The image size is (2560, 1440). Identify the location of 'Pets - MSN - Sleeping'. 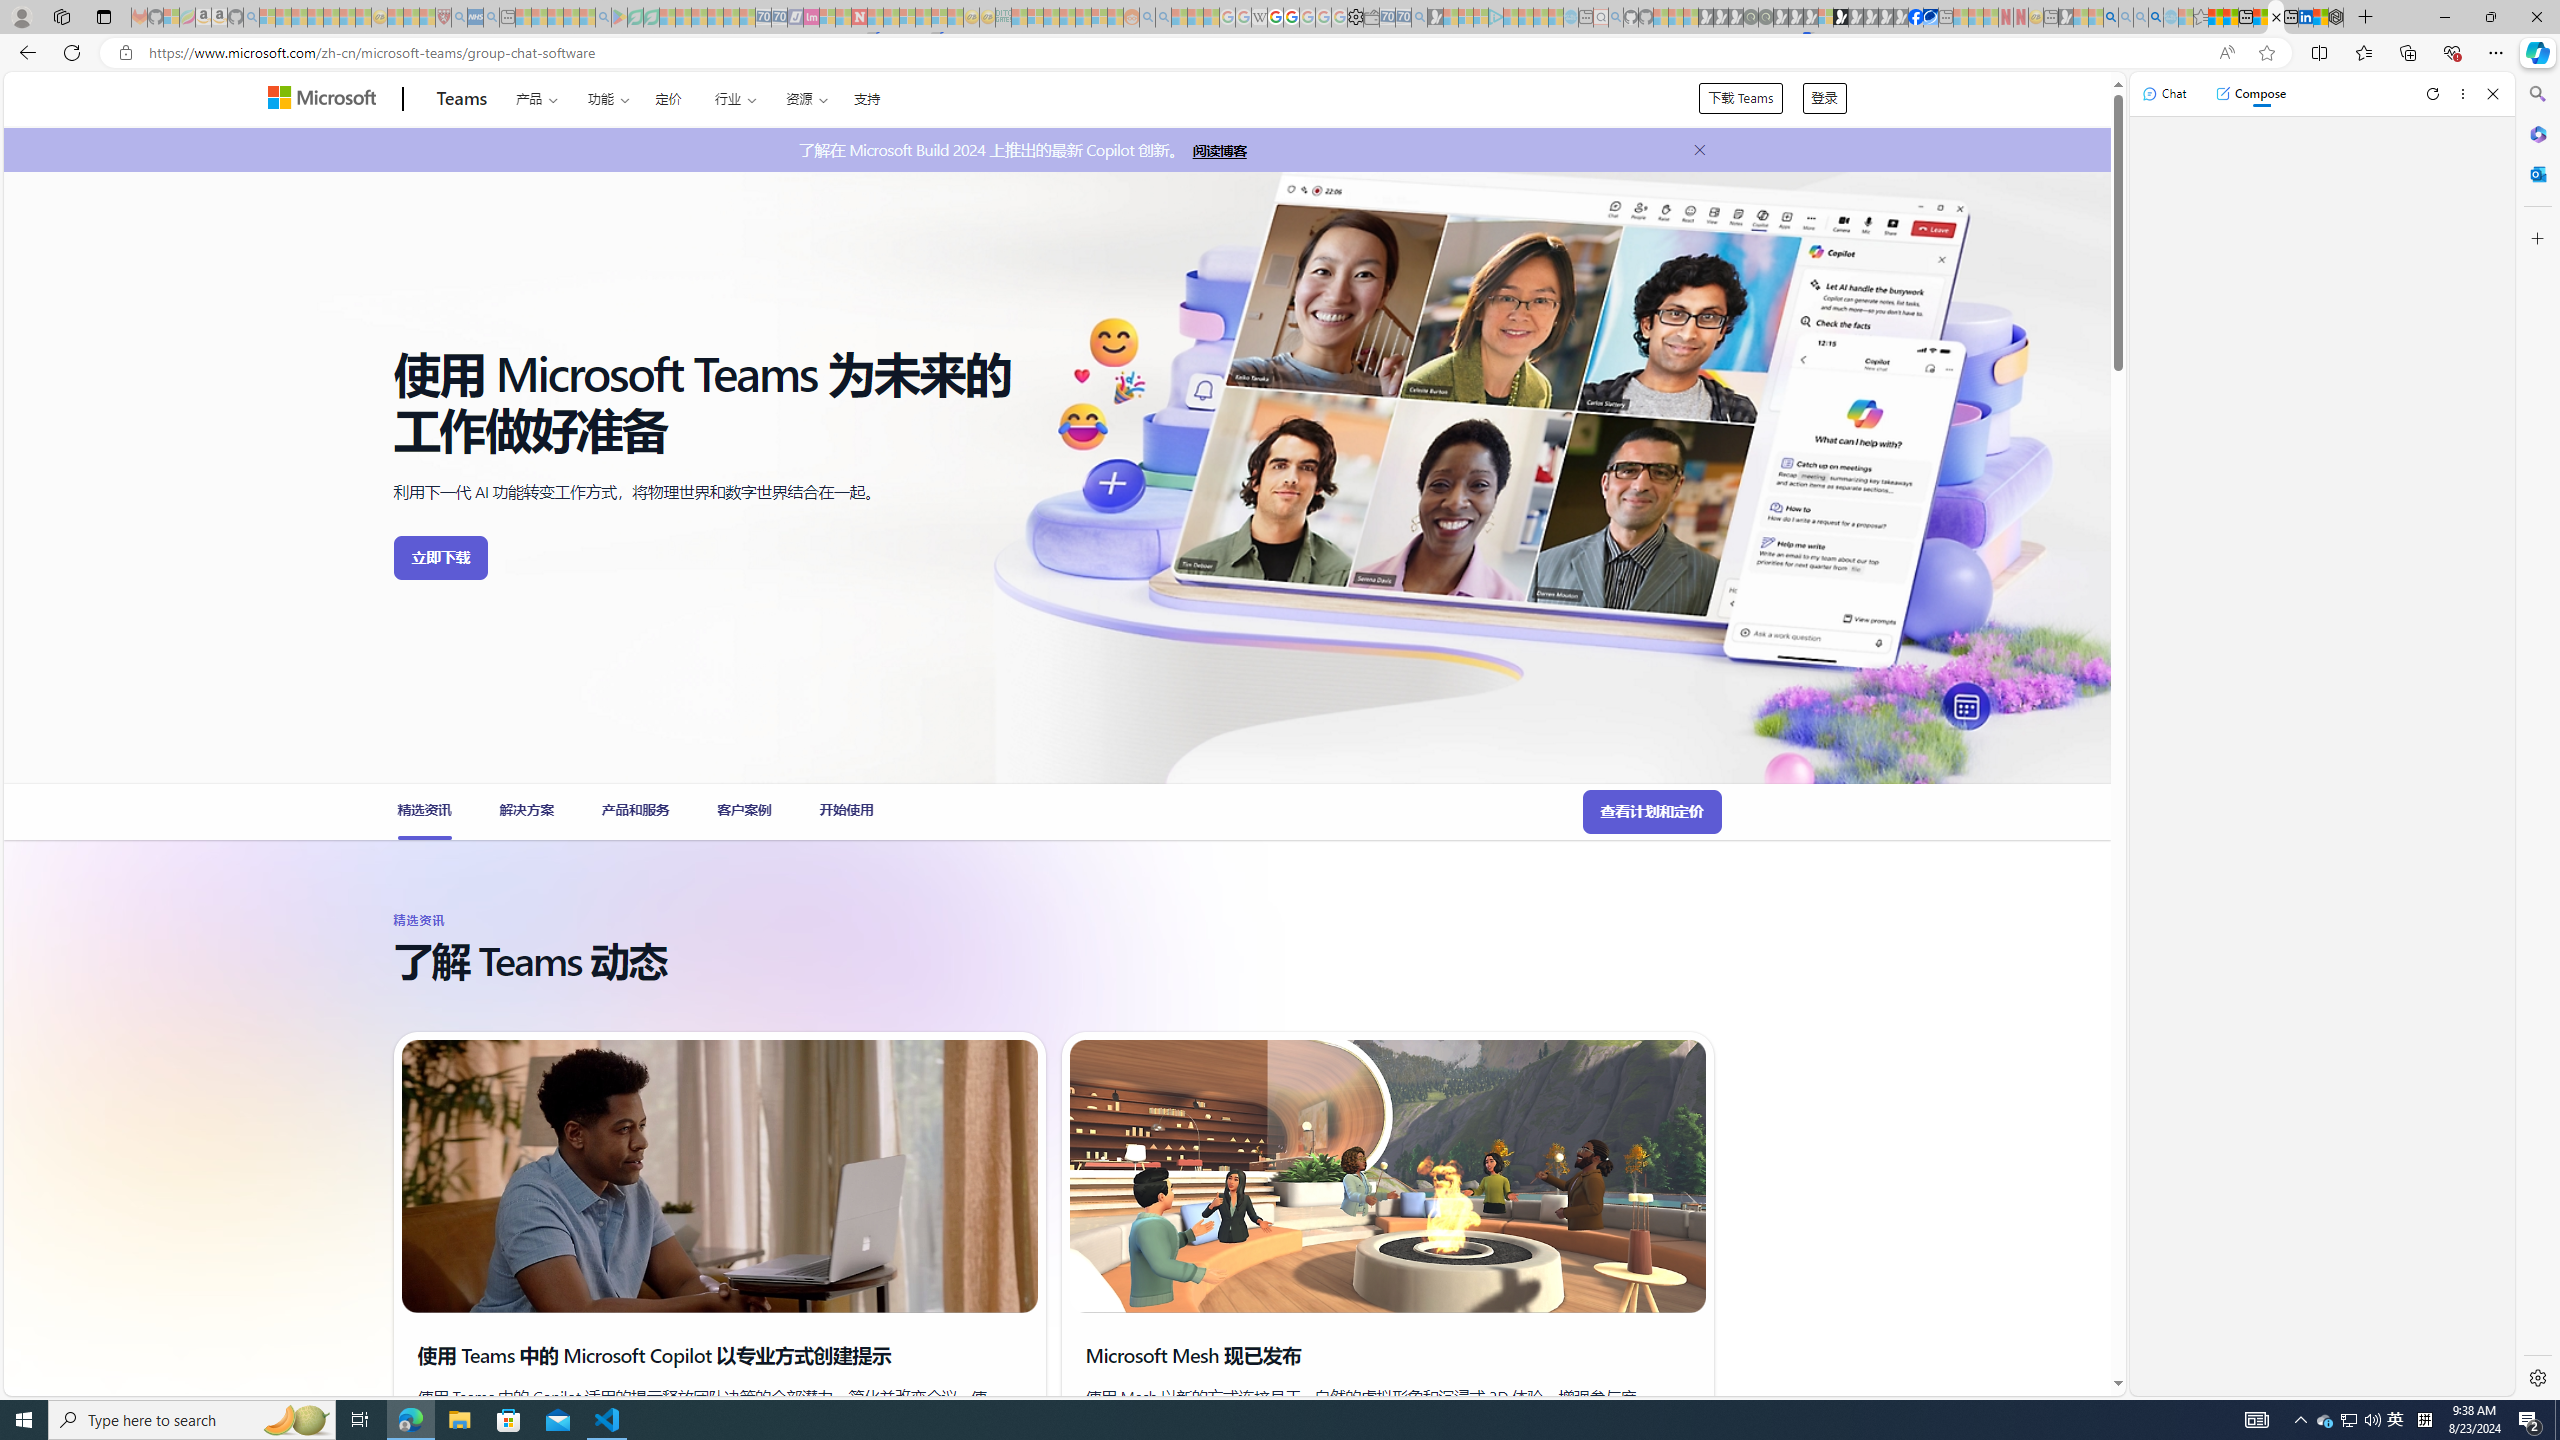
(571, 16).